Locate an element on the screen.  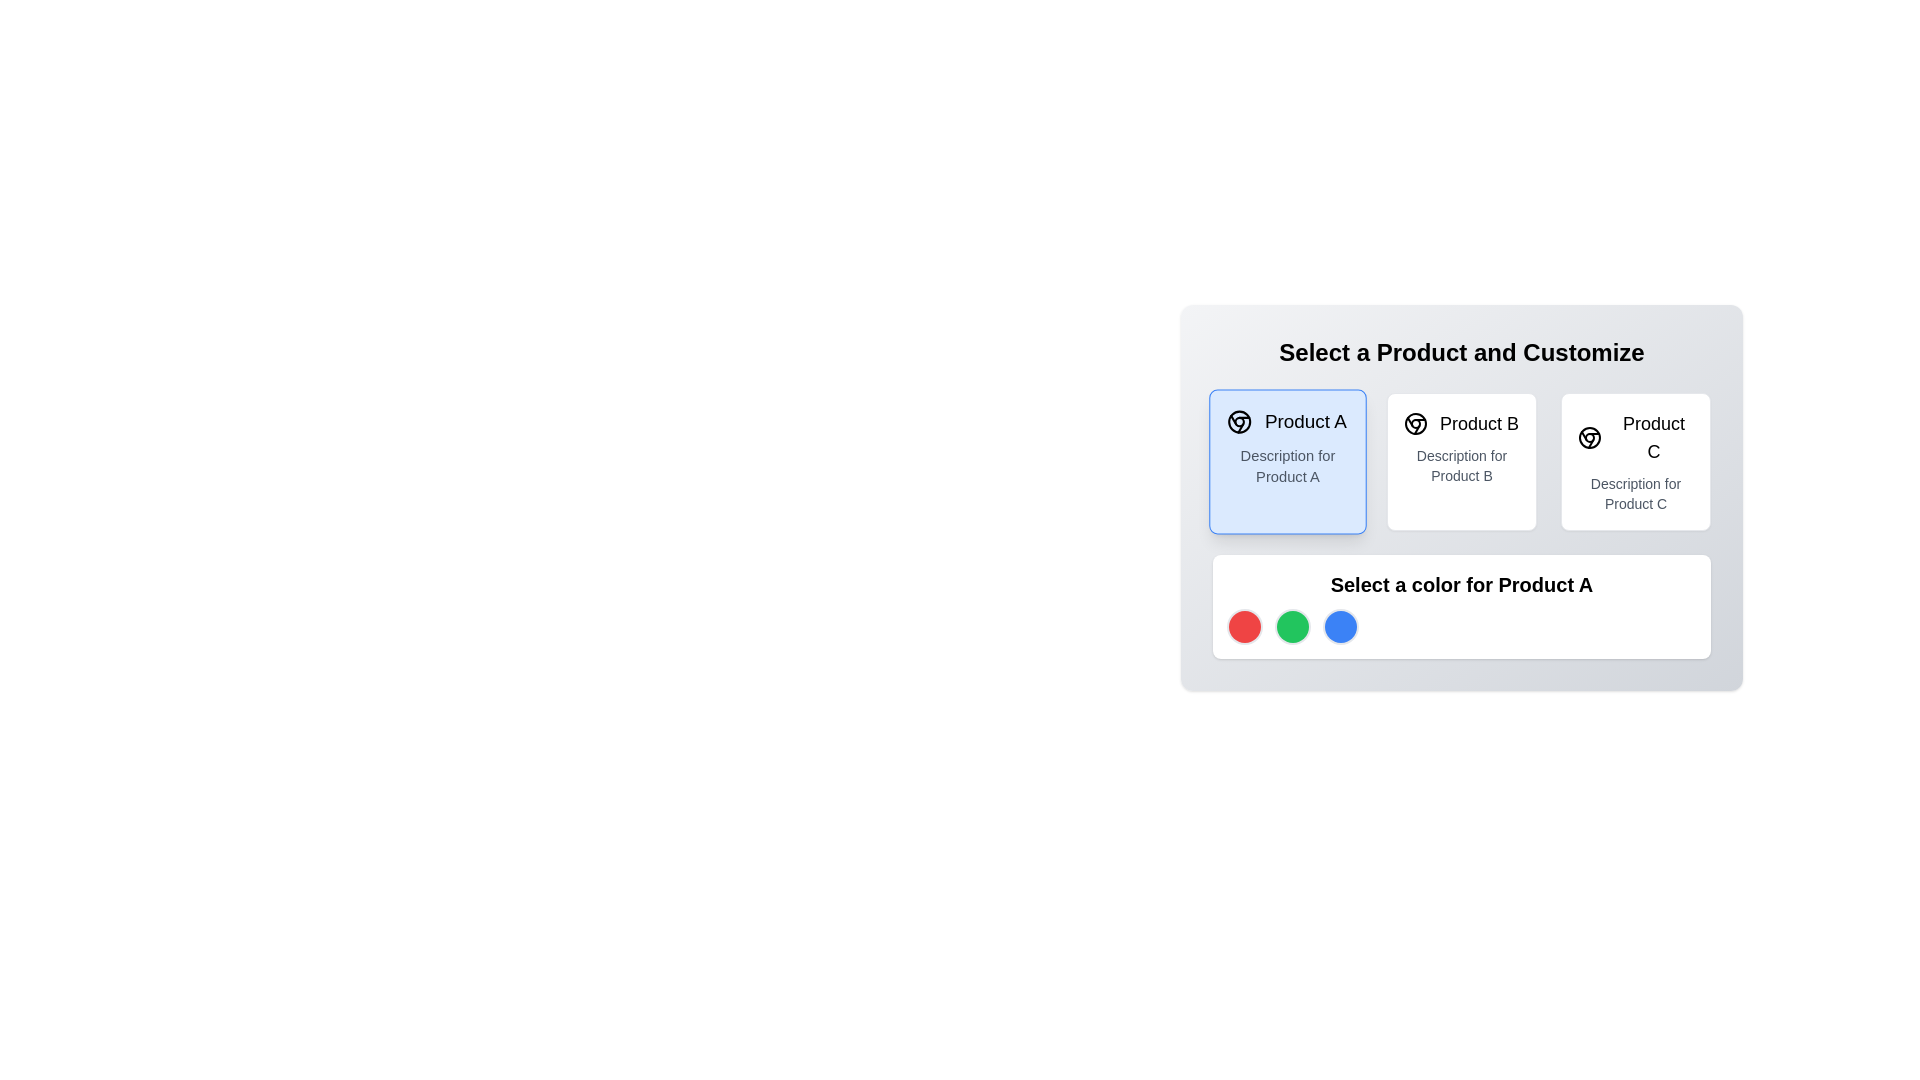
label displaying 'Product B', which is the second item in a list of product options, positioned between 'Product A' and 'Product C' is located at coordinates (1462, 423).